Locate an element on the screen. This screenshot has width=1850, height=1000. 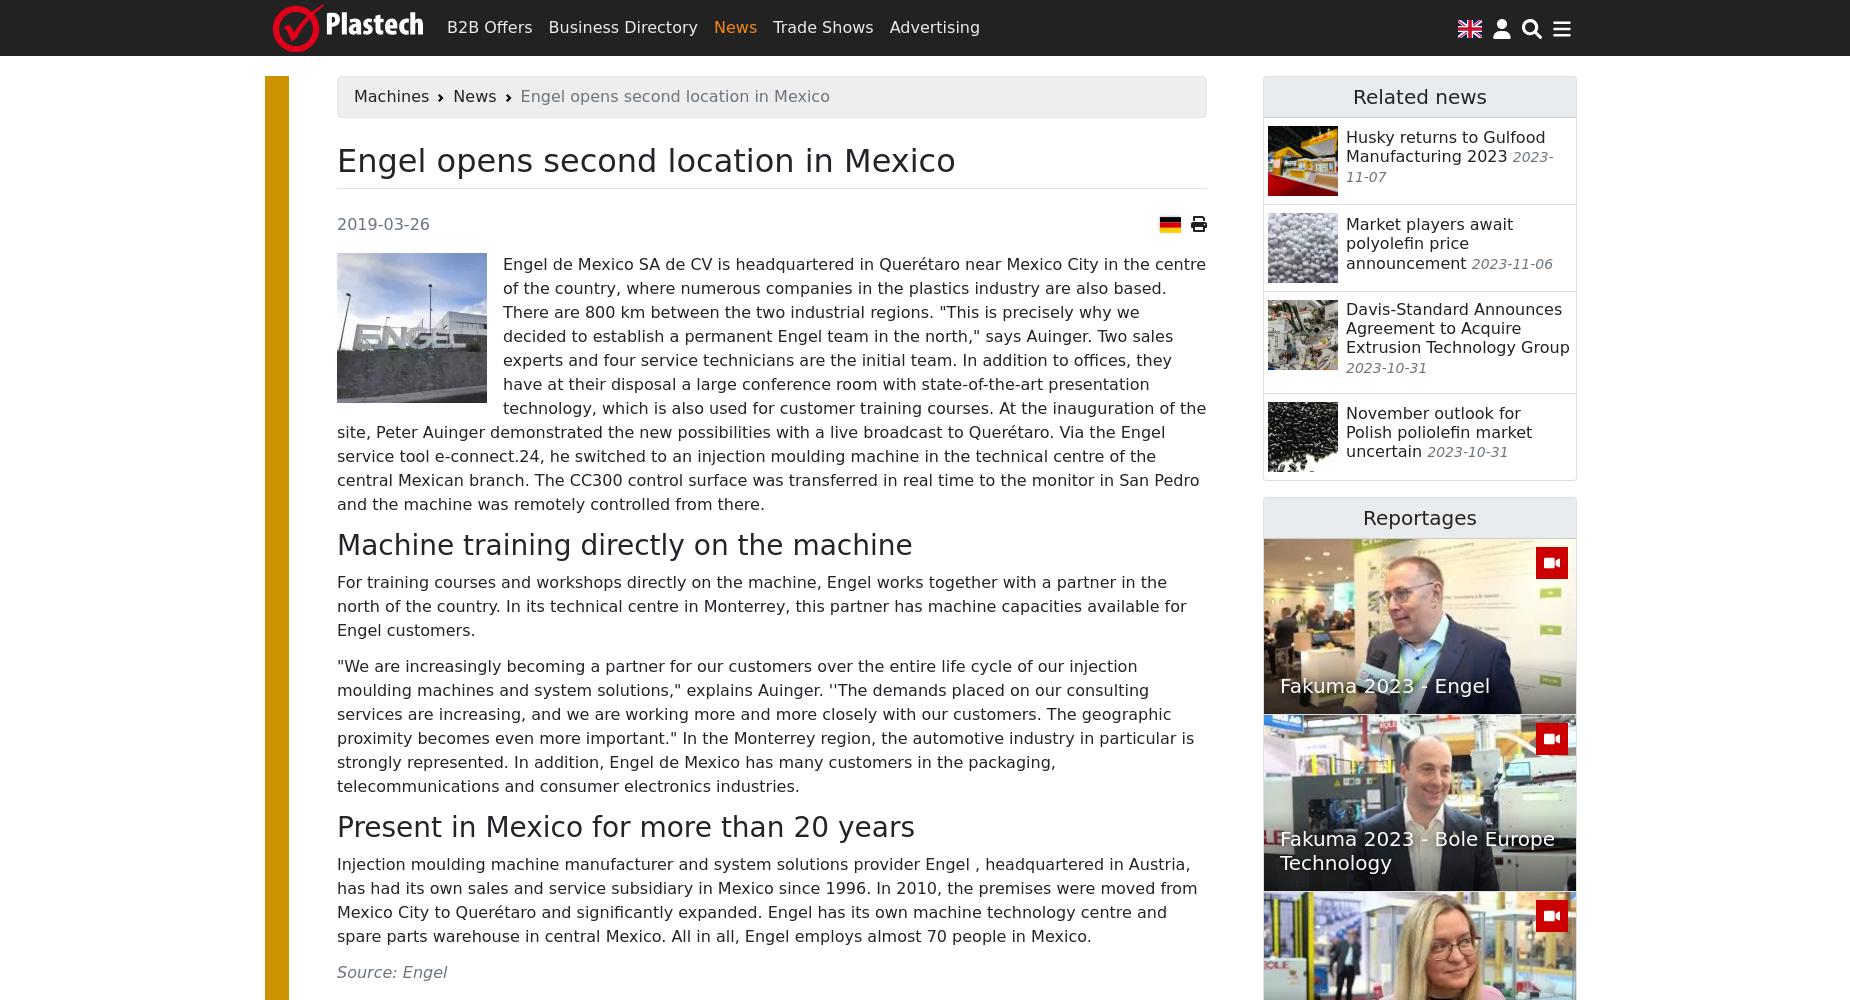
'Machines' is located at coordinates (390, 95).